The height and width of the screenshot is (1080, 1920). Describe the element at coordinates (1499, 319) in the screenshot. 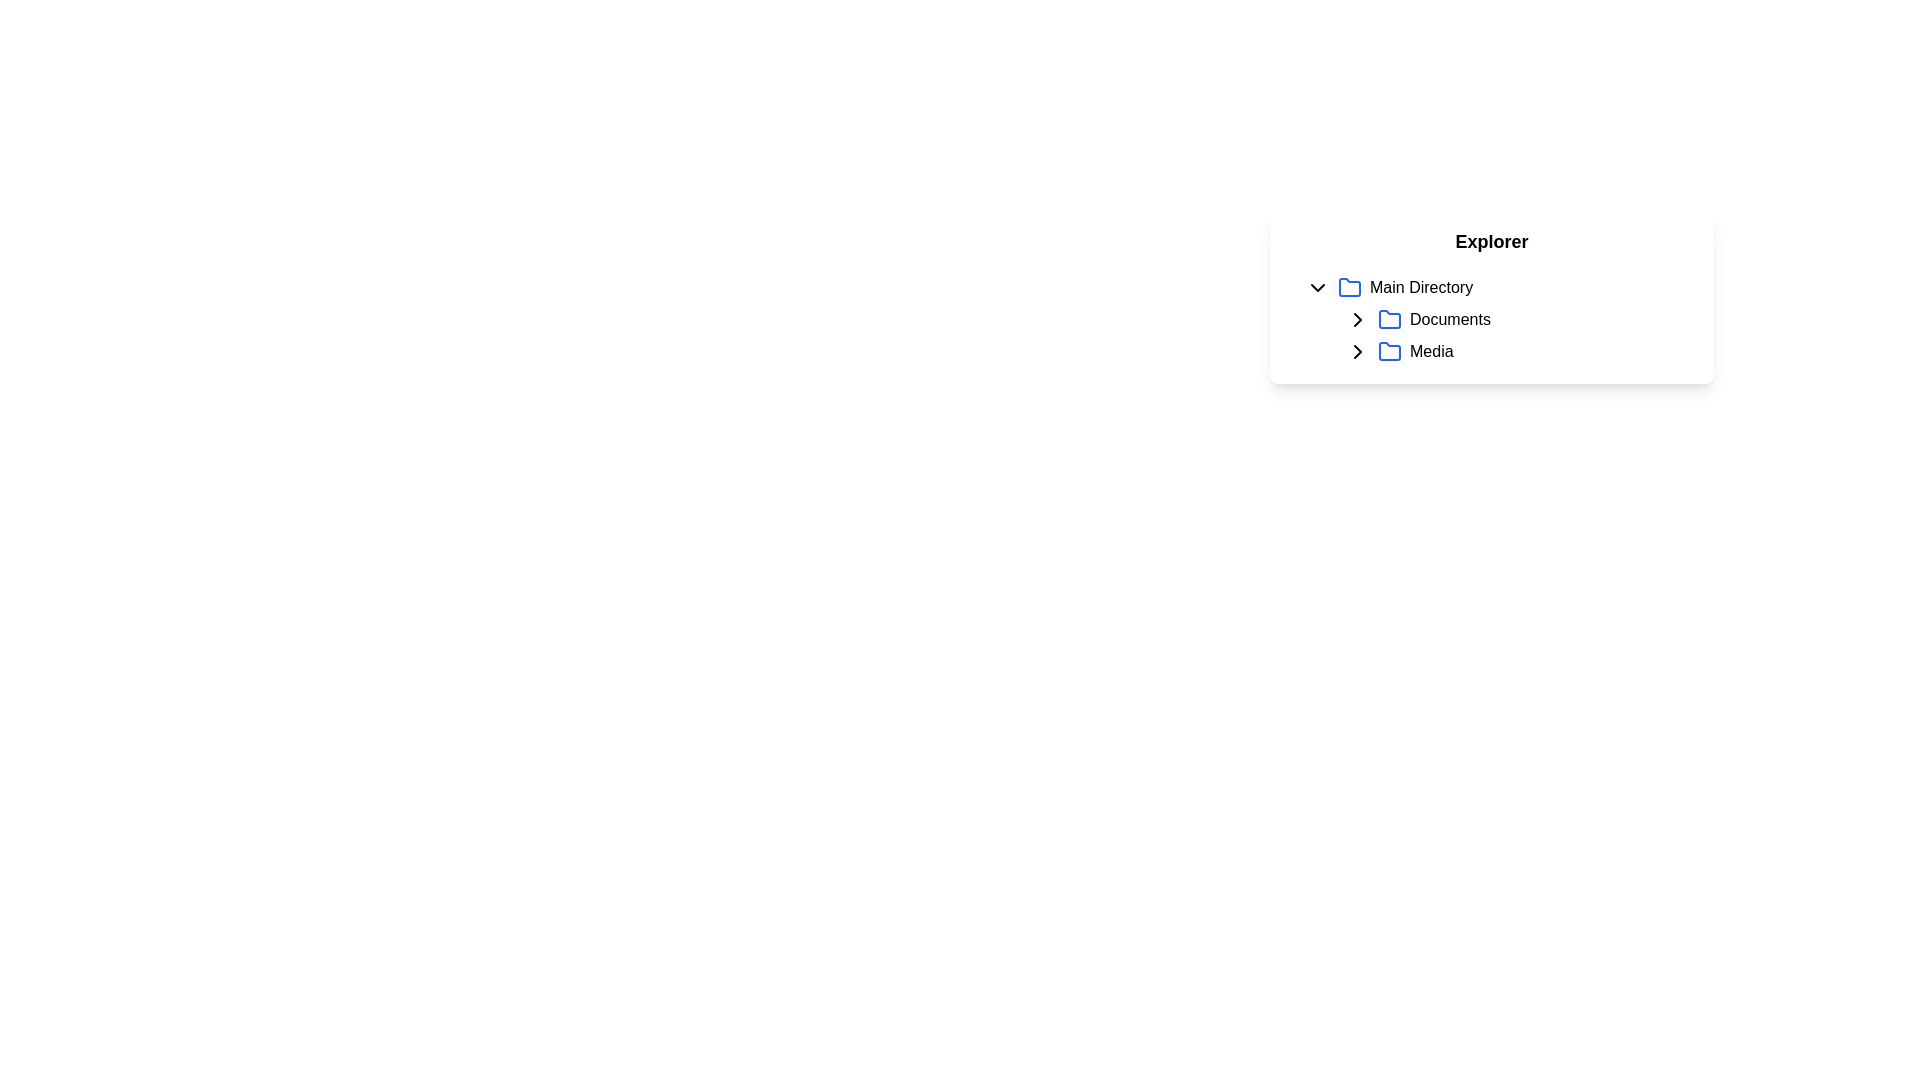

I see `the 'Documents' text label` at that location.